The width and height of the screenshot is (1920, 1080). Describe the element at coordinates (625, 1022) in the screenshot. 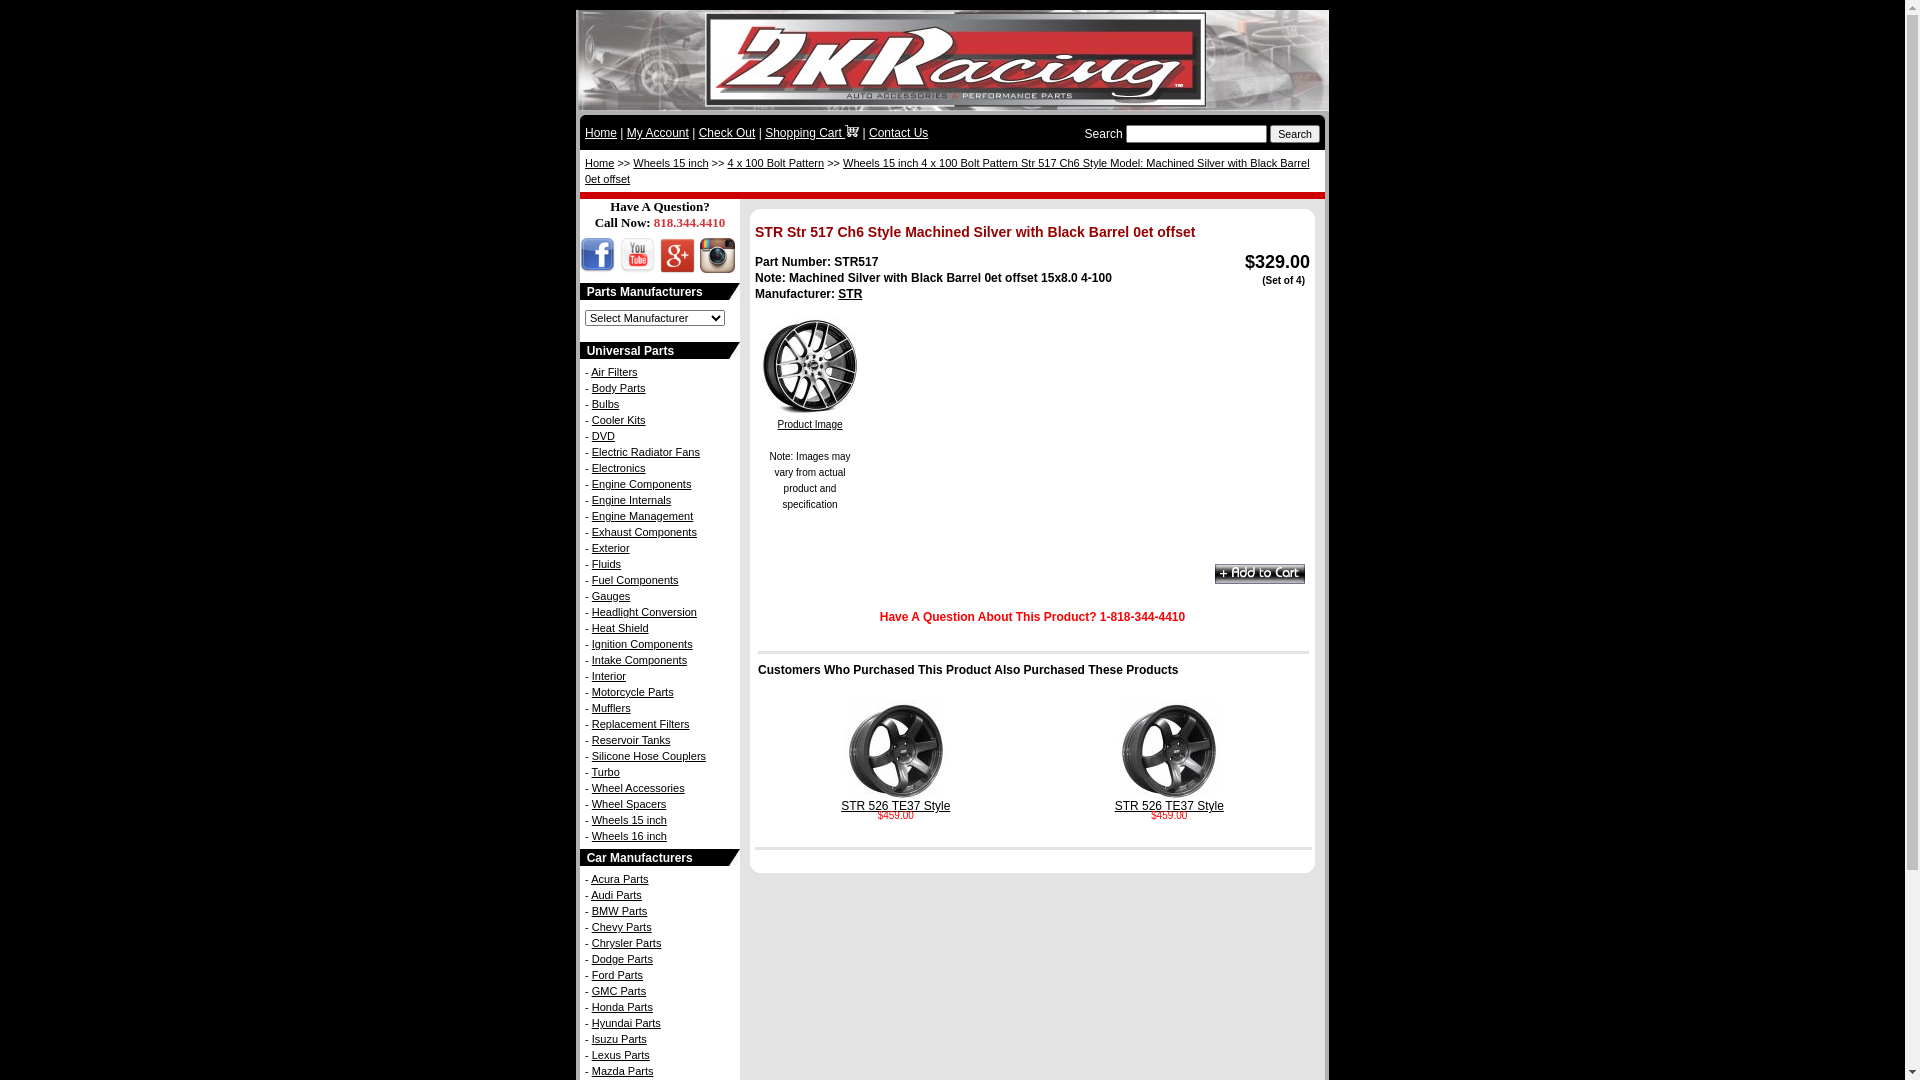

I see `'Hyundai Parts'` at that location.